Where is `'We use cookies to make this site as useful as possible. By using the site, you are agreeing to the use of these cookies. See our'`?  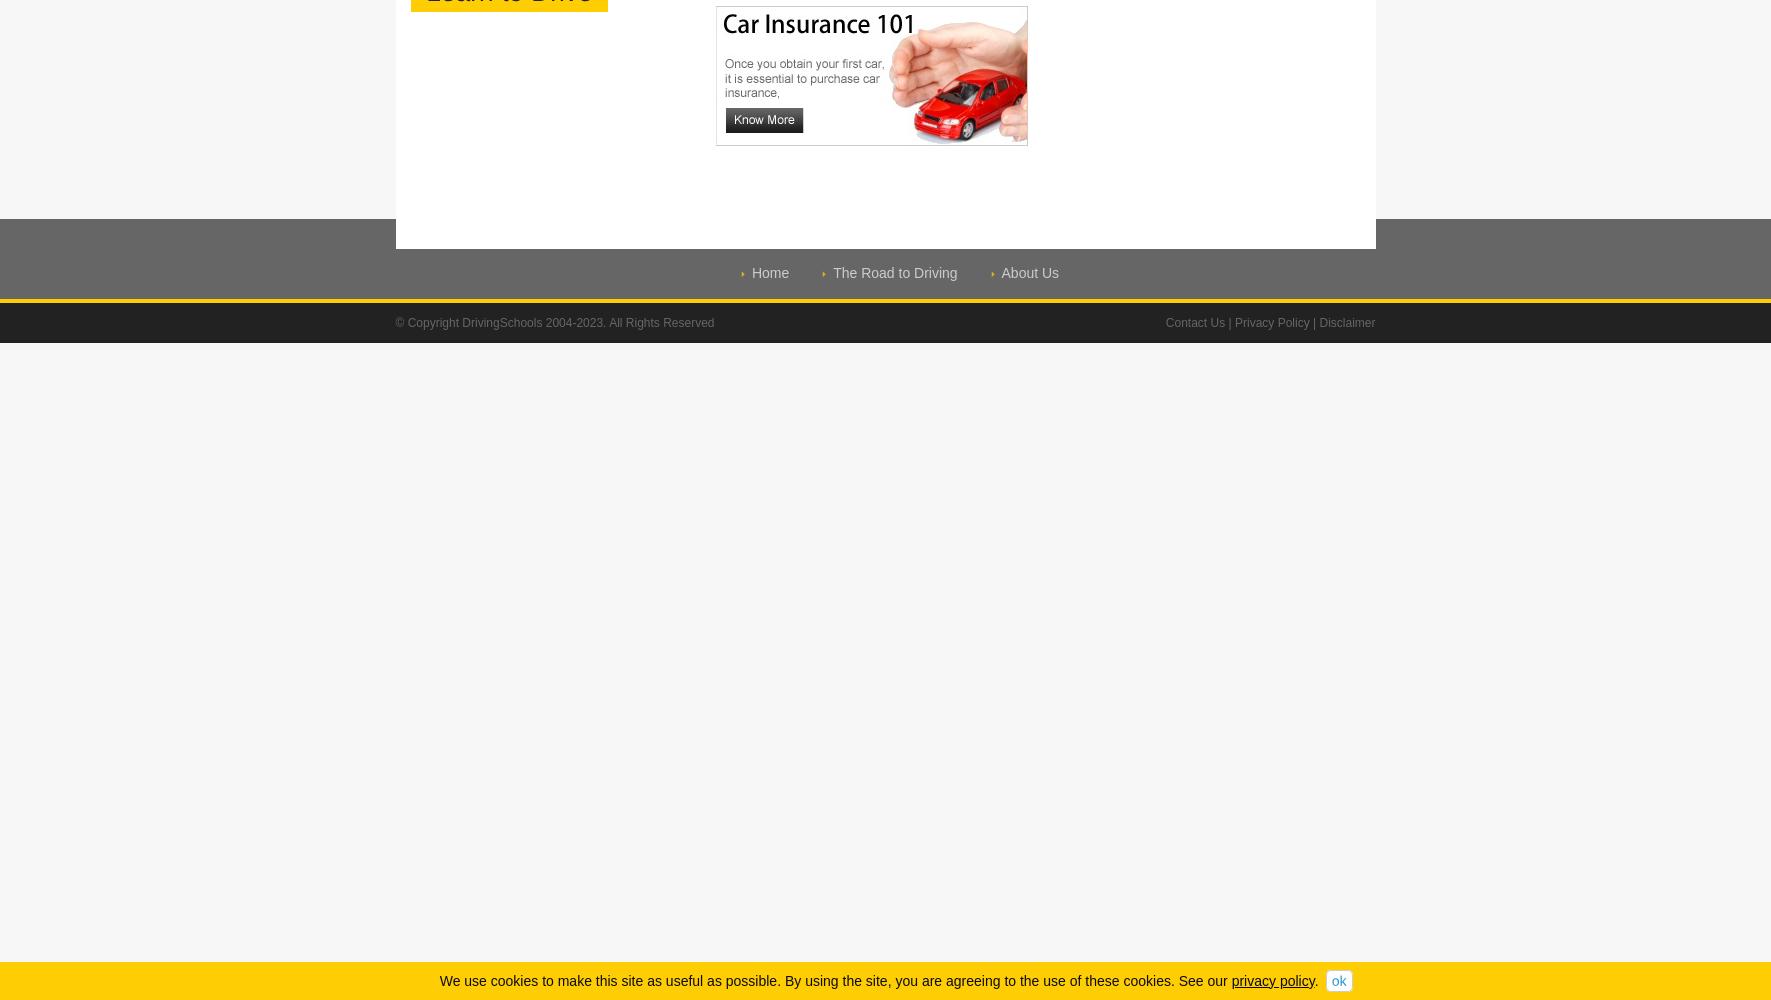
'We use cookies to make this site as useful as possible. By using the site, you are agreeing to the use of these cookies. See our' is located at coordinates (834, 979).